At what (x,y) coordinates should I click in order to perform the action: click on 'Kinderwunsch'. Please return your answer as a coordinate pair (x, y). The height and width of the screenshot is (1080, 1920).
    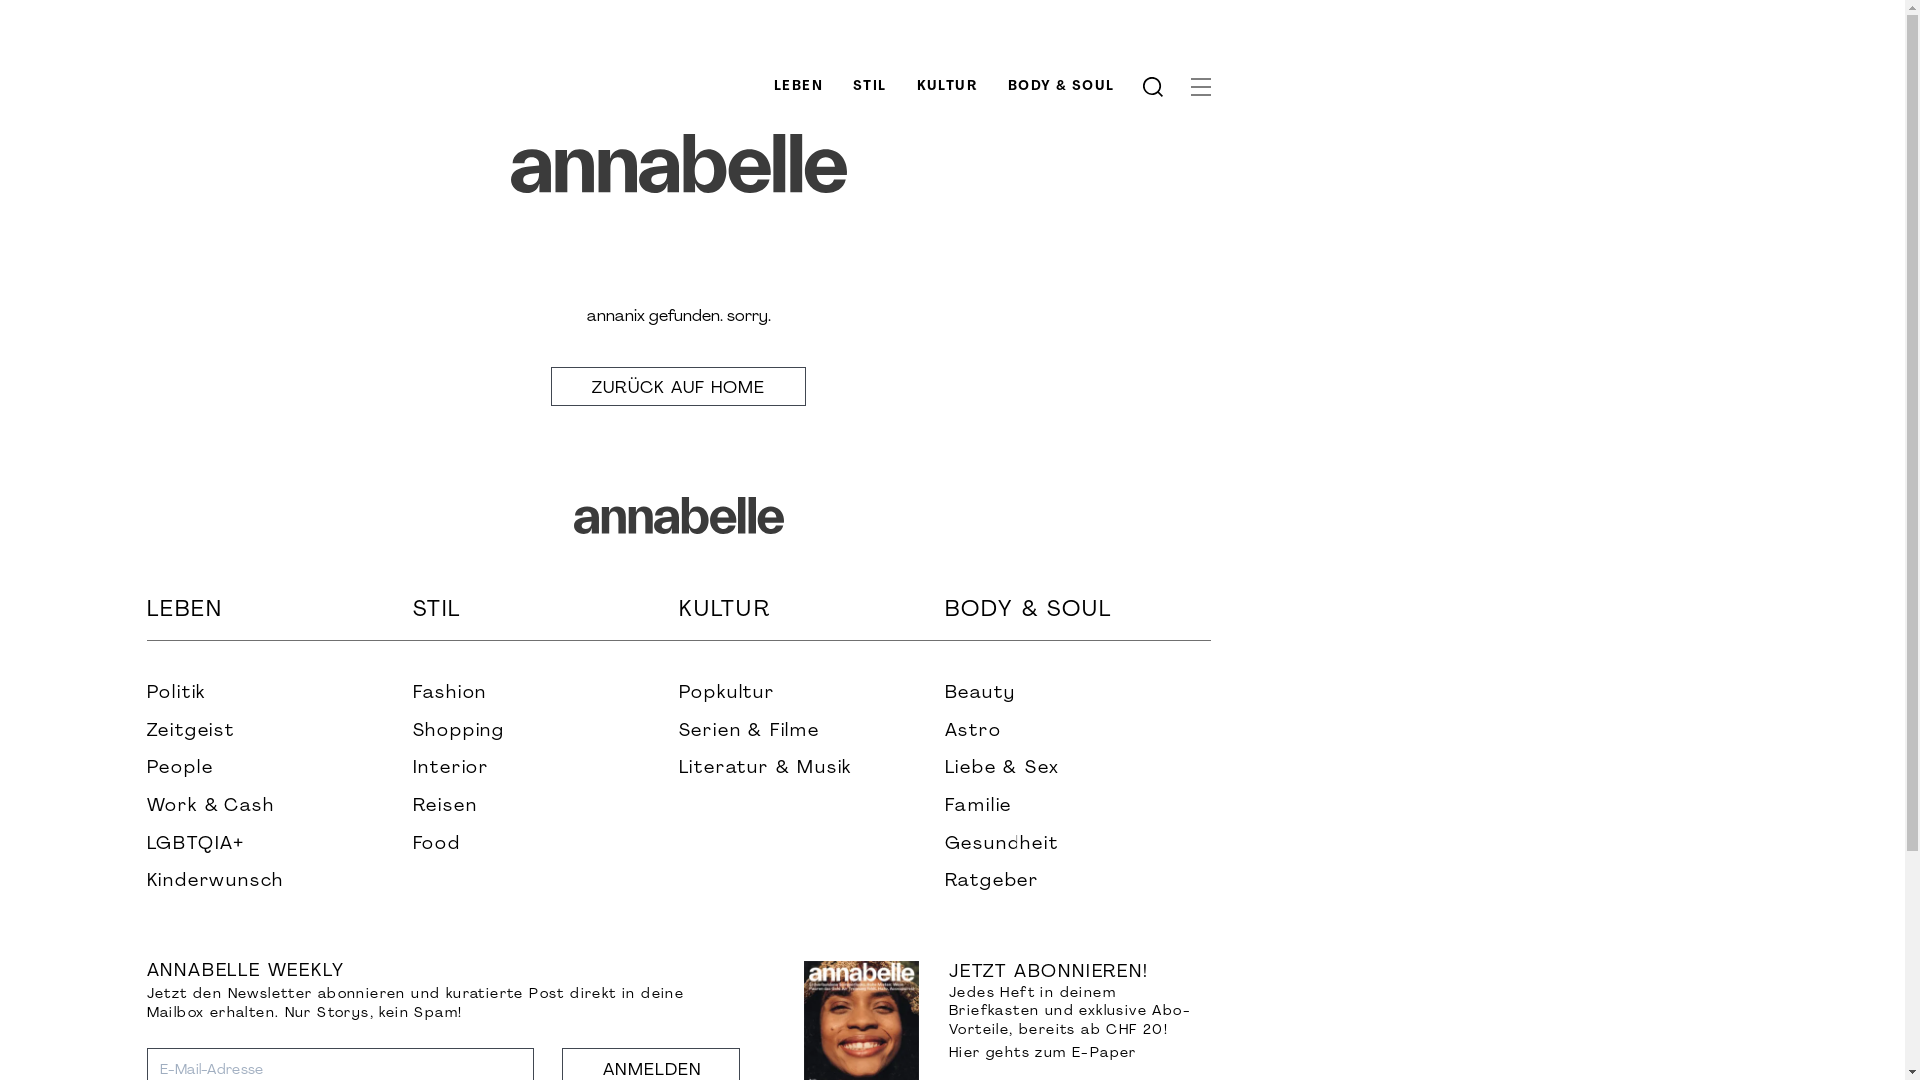
    Looking at the image, I should click on (144, 881).